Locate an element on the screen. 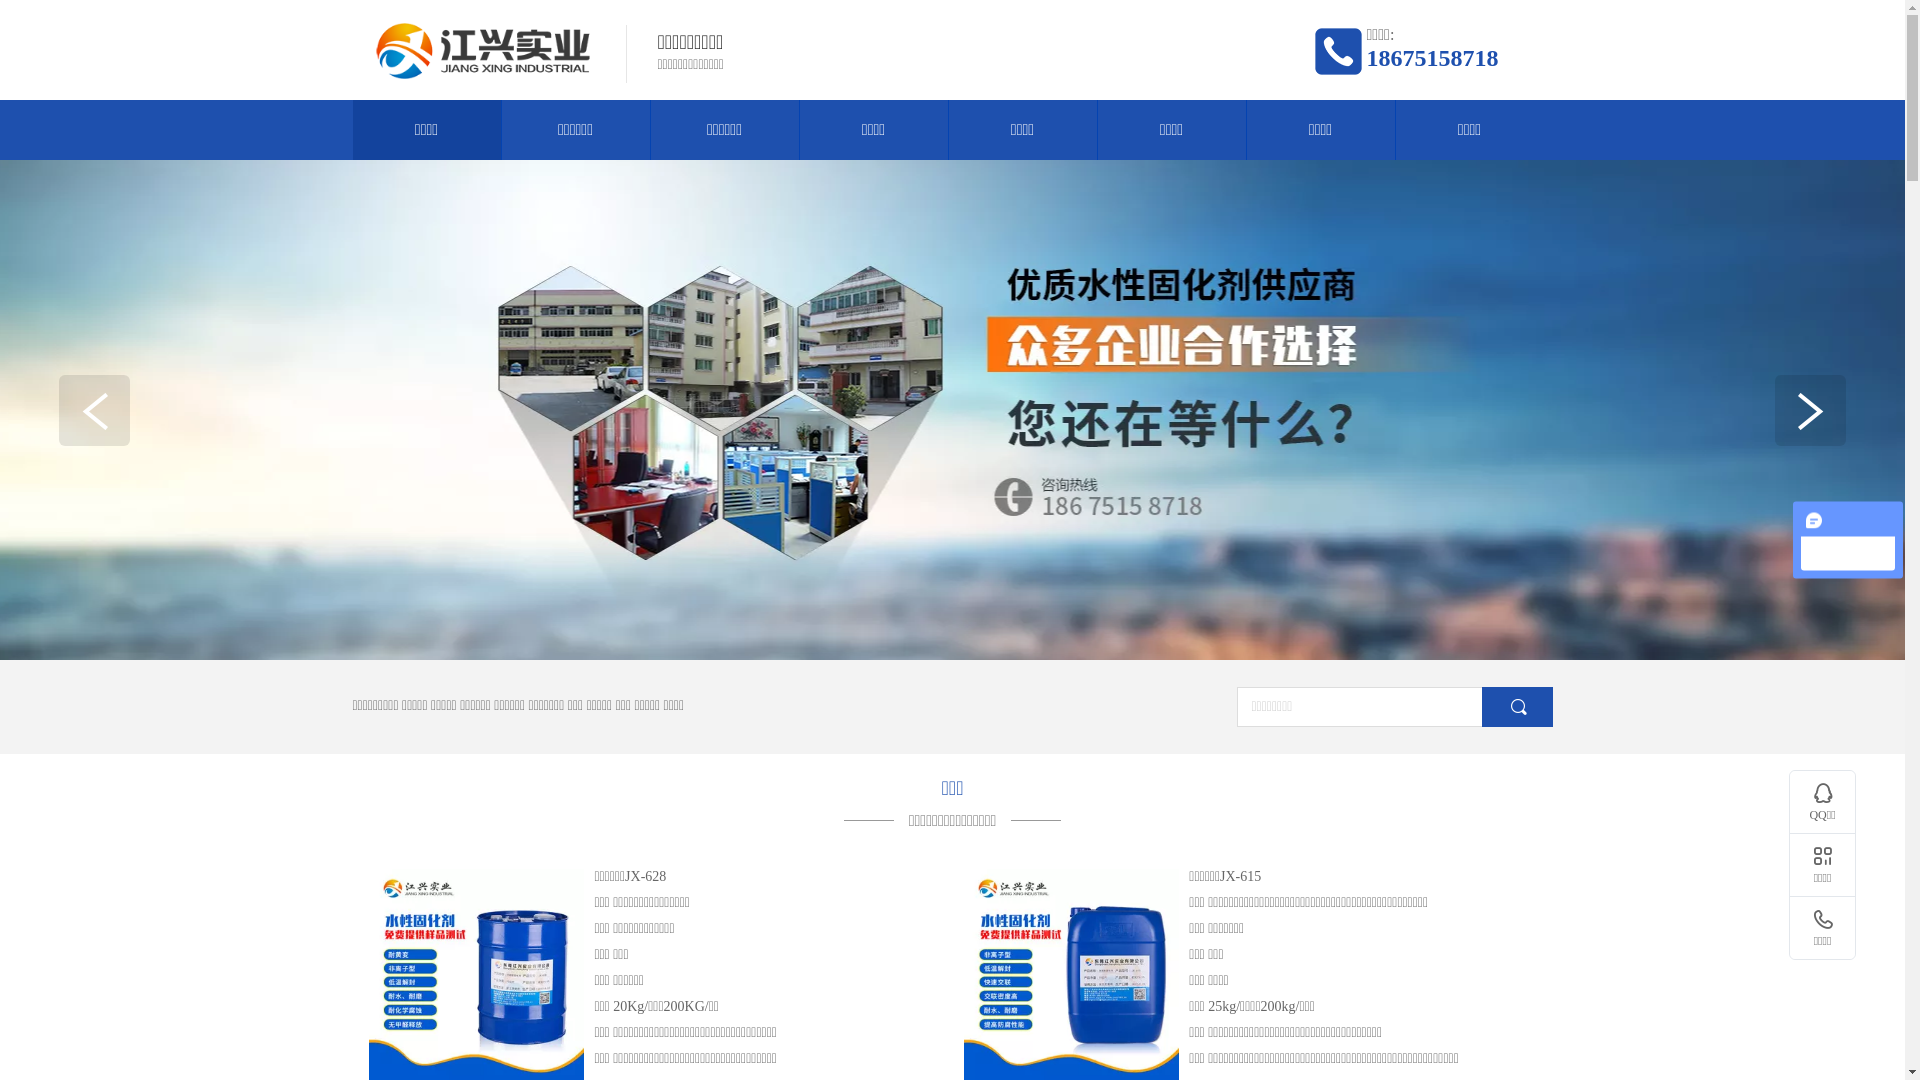 This screenshot has height=1080, width=1920. 'logo' is located at coordinates (483, 49).